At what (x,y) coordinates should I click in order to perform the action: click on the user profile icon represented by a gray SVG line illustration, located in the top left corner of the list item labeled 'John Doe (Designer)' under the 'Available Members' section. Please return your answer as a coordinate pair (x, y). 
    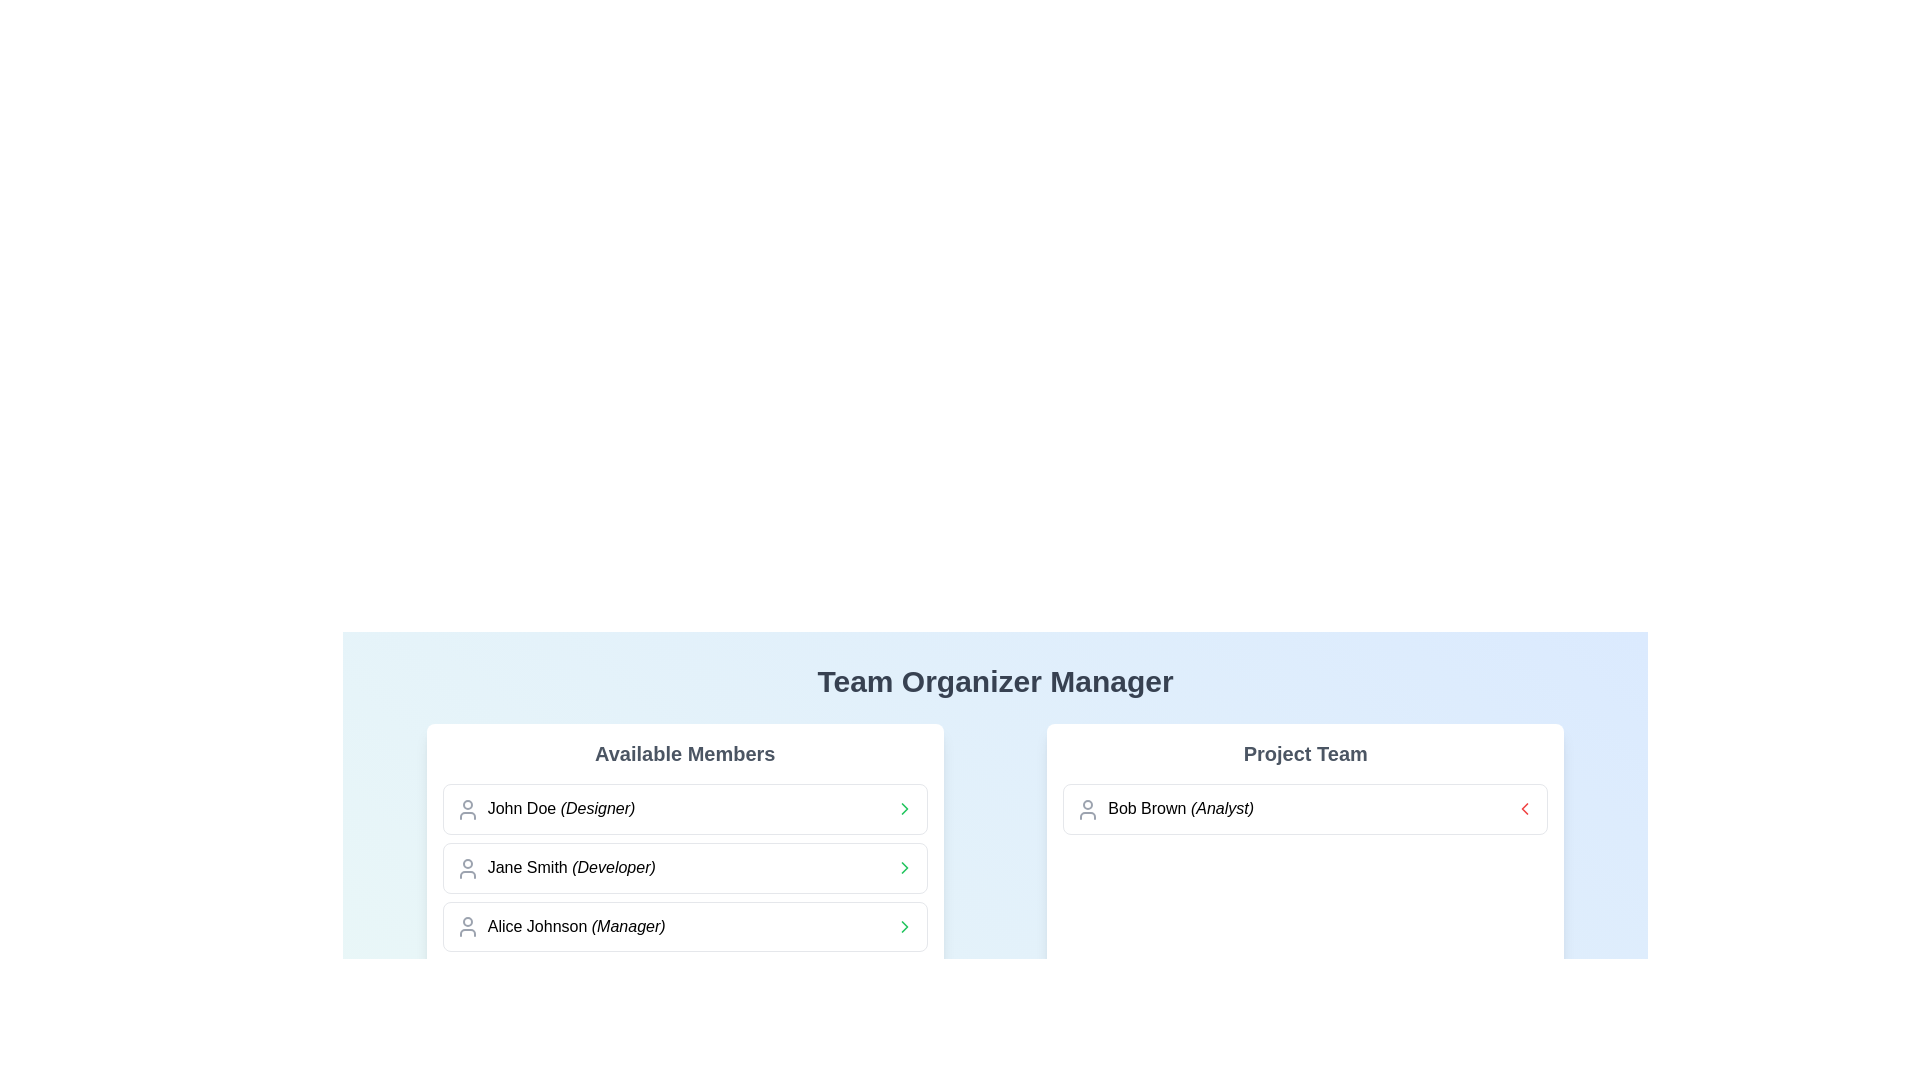
    Looking at the image, I should click on (466, 808).